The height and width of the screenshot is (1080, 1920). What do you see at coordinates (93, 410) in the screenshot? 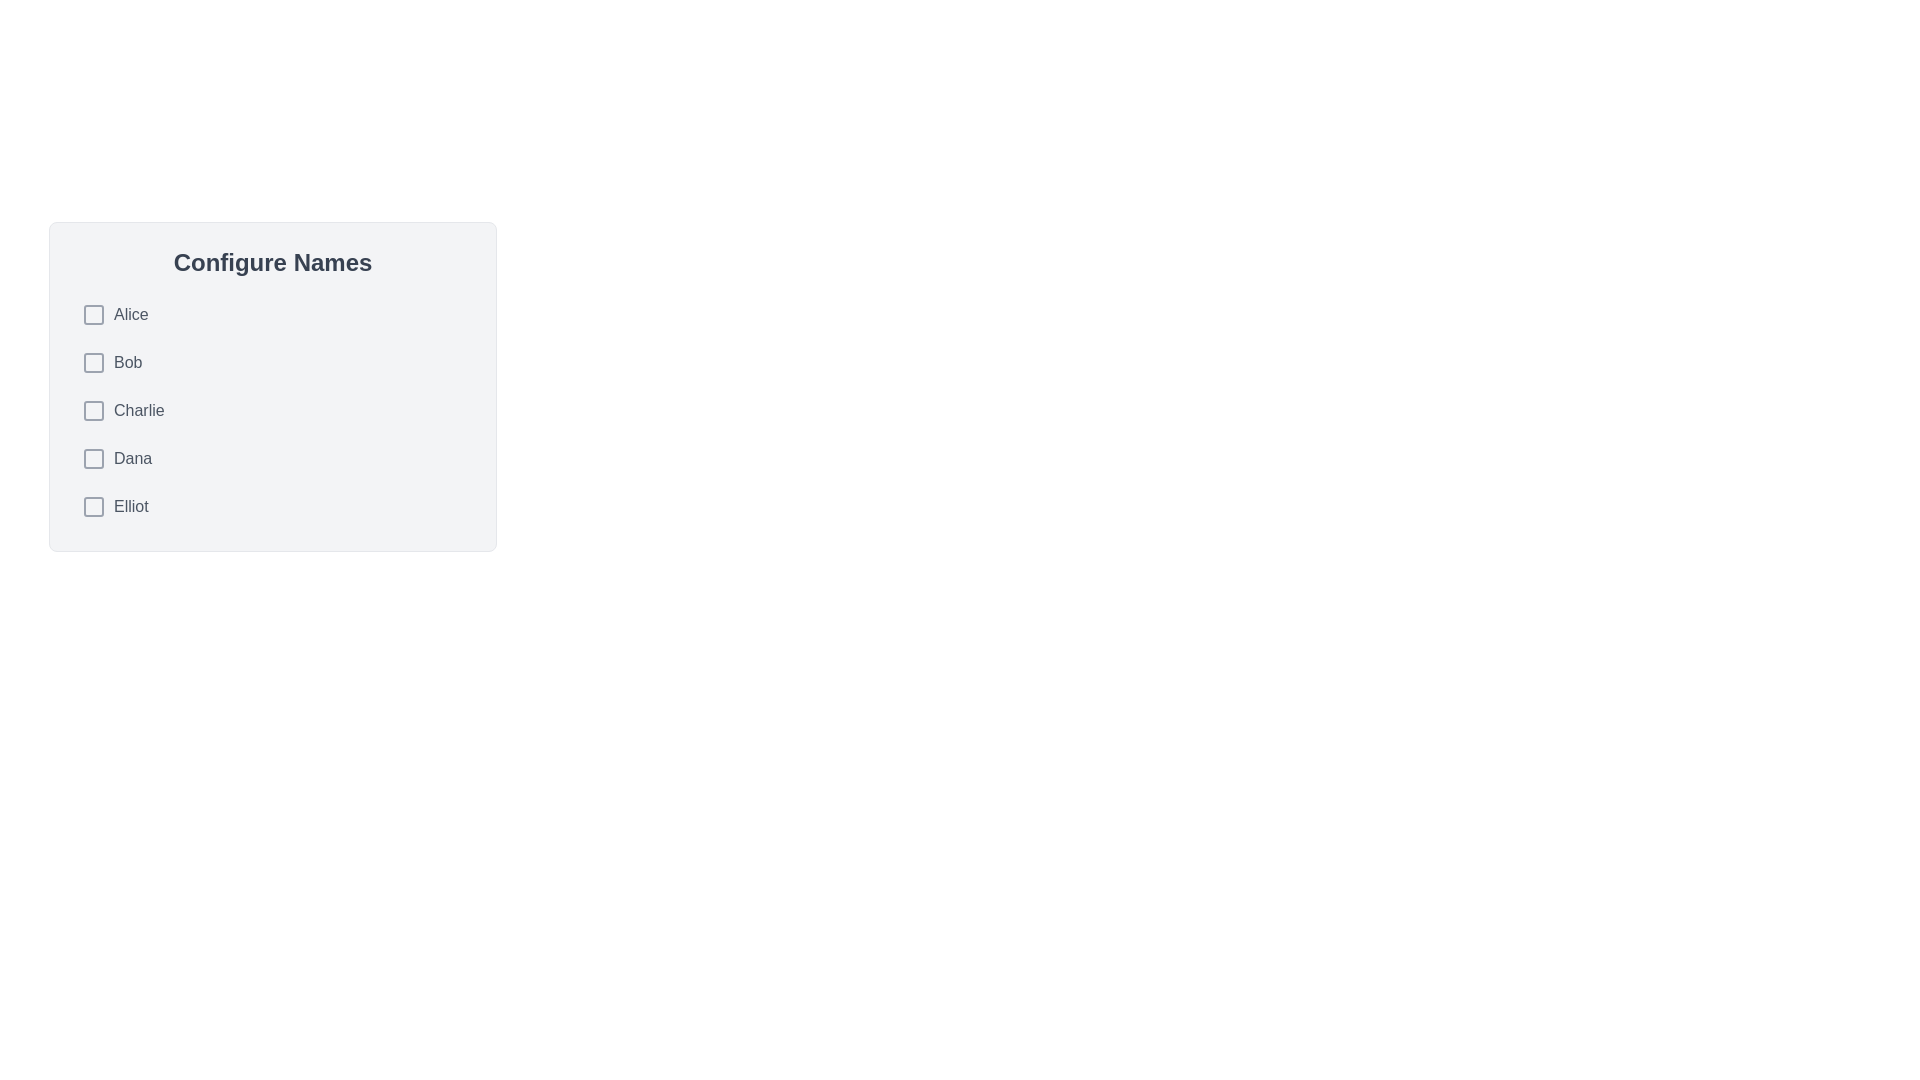
I see `the checkbox labeled 'Charlie', which is the third checkbox under 'Configure Names'` at bounding box center [93, 410].